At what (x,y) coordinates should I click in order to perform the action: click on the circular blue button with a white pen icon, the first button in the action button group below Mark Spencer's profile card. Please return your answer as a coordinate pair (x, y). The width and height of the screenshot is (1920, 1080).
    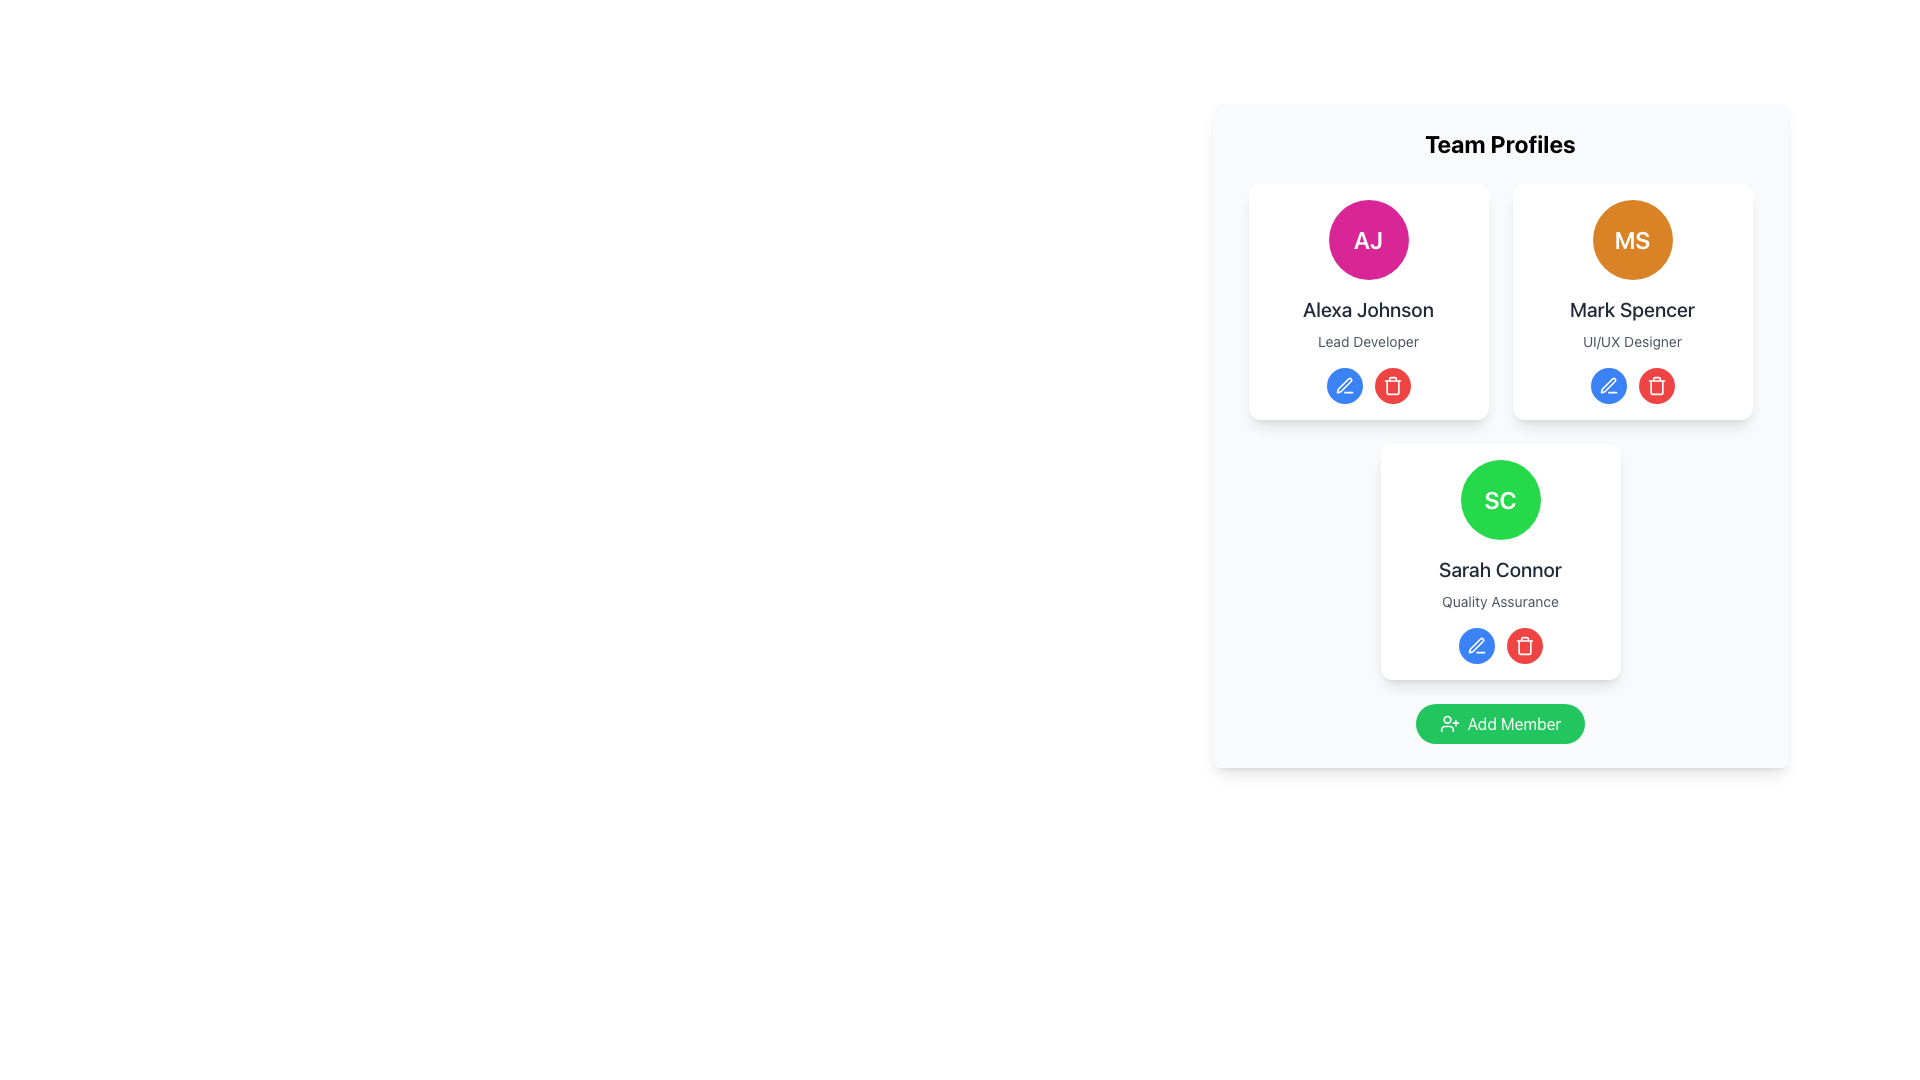
    Looking at the image, I should click on (1608, 385).